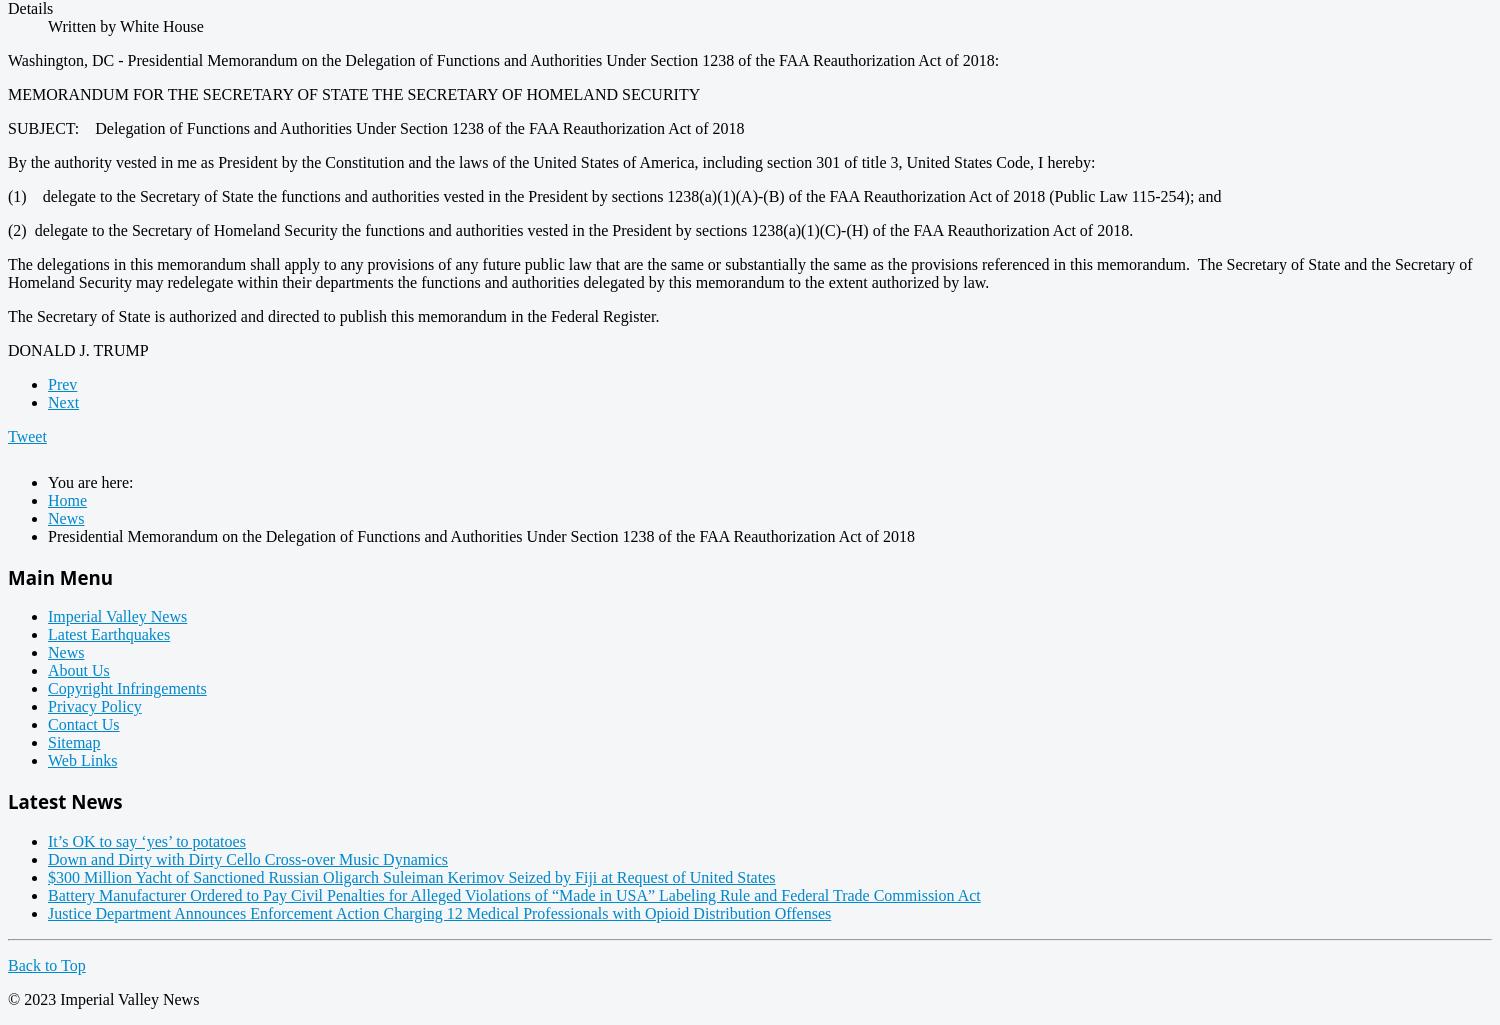  Describe the element at coordinates (7, 799) in the screenshot. I see `'Latest News'` at that location.